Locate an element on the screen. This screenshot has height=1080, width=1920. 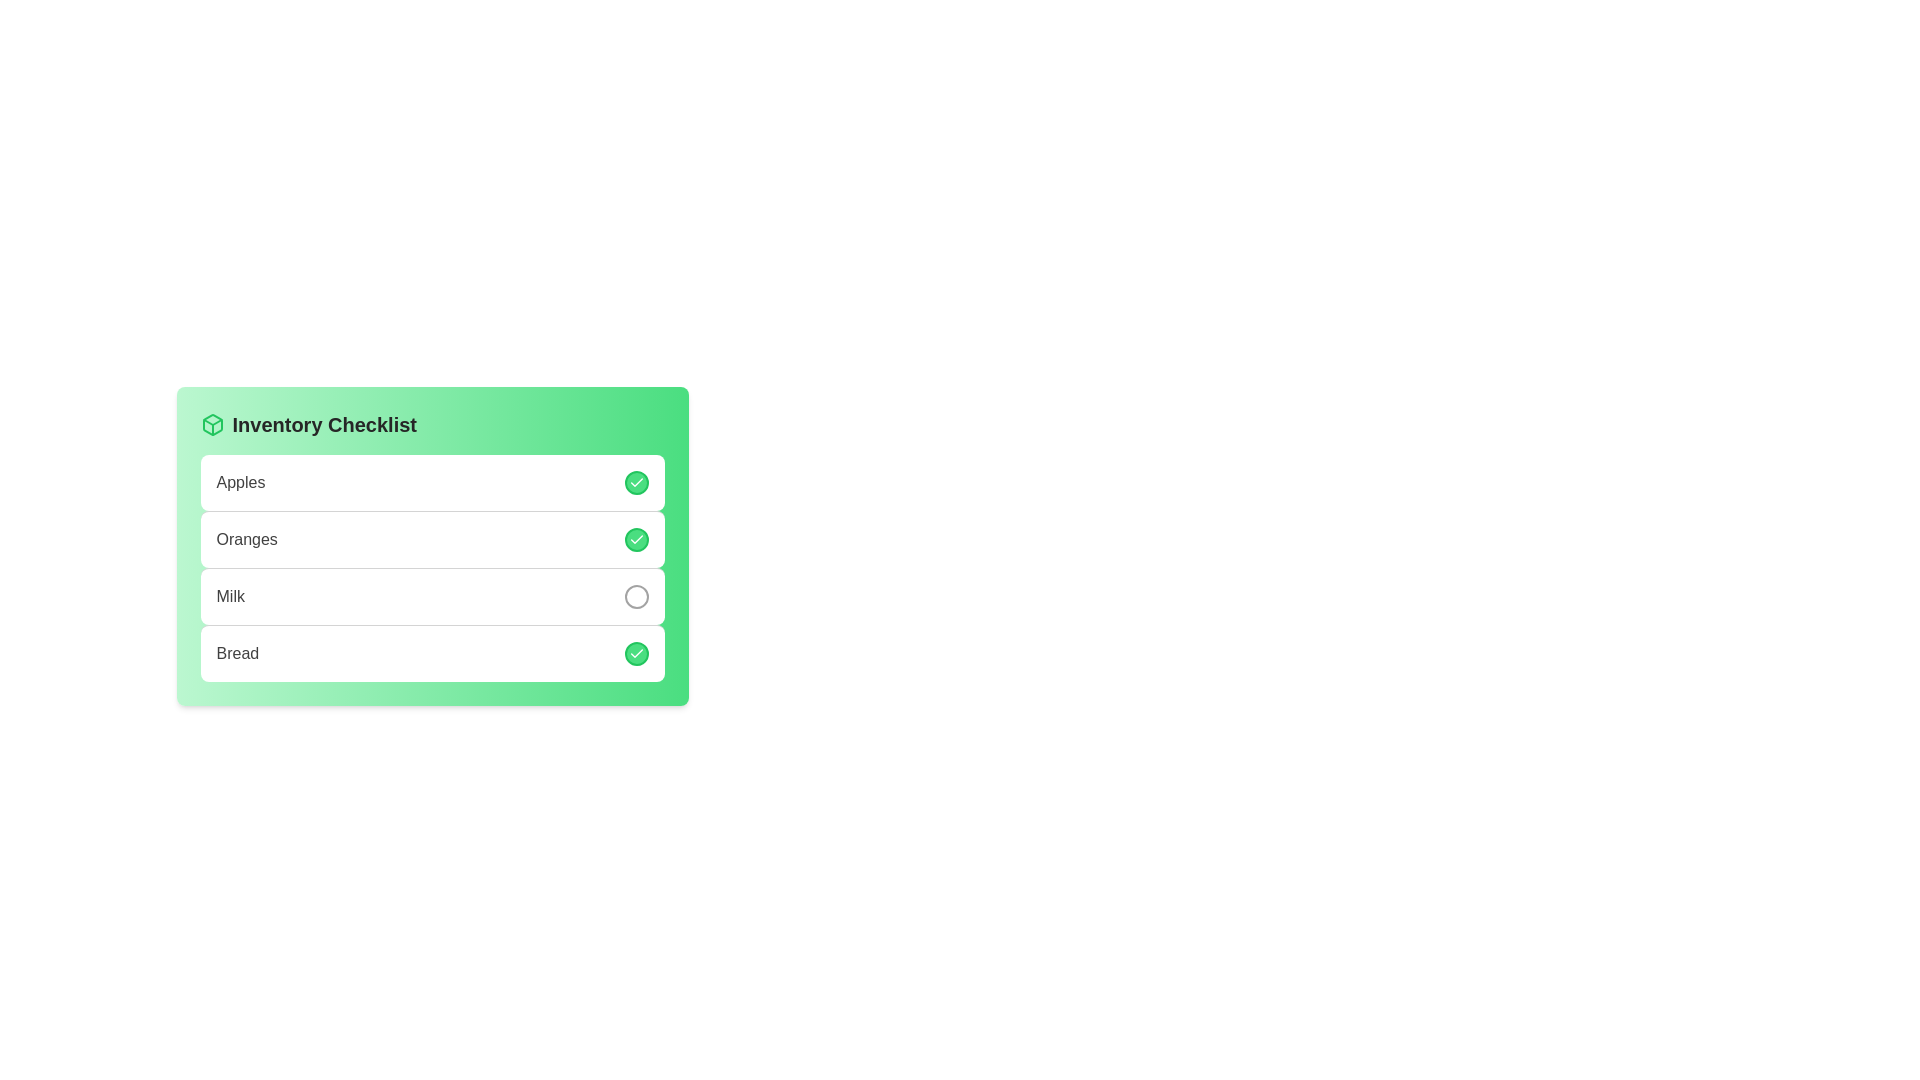
the green 3D box icon located to the left of the 'Inventory Checklist' title in the header section is located at coordinates (212, 423).